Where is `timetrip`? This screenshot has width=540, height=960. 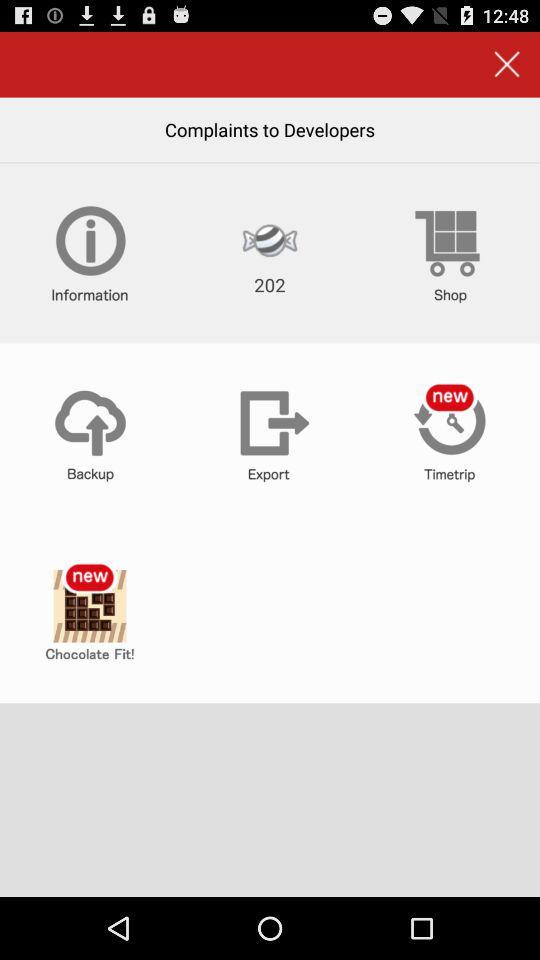
timetrip is located at coordinates (449, 433).